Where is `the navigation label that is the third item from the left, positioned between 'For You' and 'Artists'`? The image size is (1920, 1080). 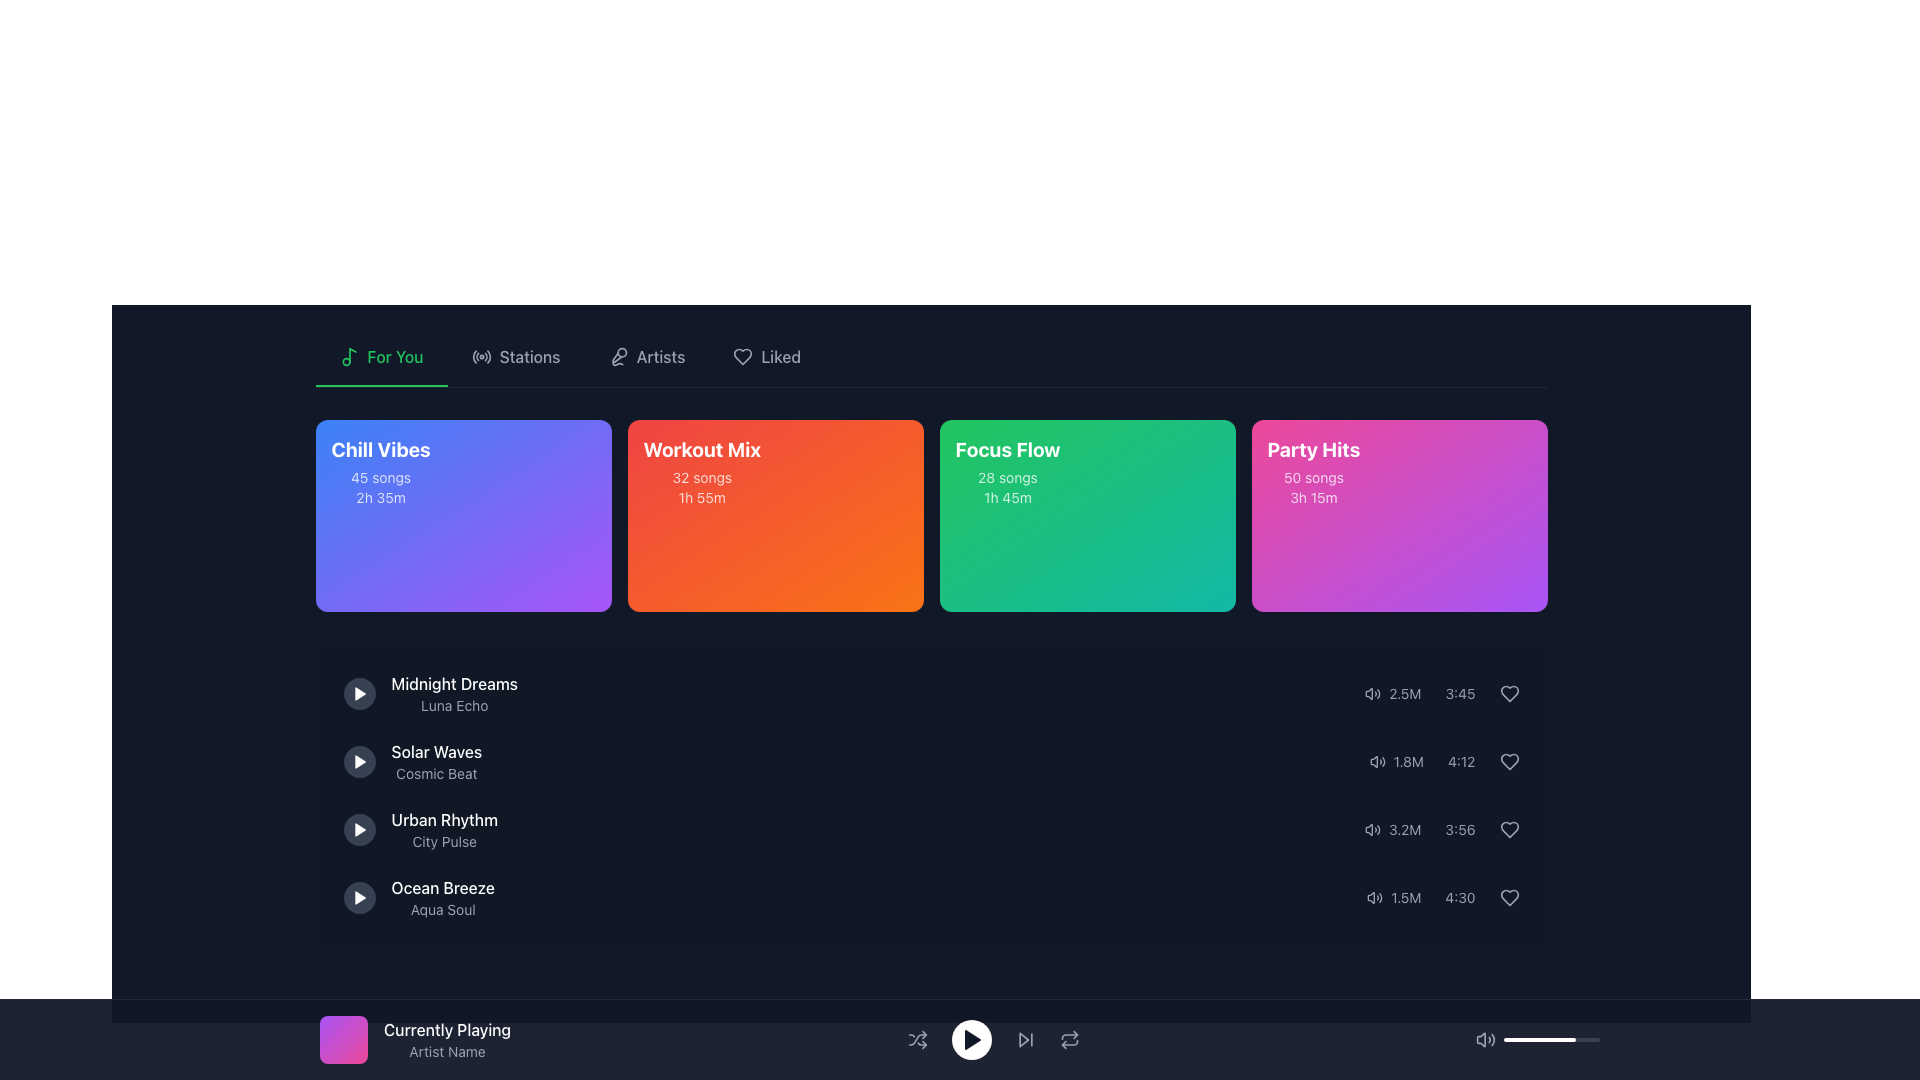
the navigation label that is the third item from the left, positioned between 'For You' and 'Artists' is located at coordinates (530, 356).